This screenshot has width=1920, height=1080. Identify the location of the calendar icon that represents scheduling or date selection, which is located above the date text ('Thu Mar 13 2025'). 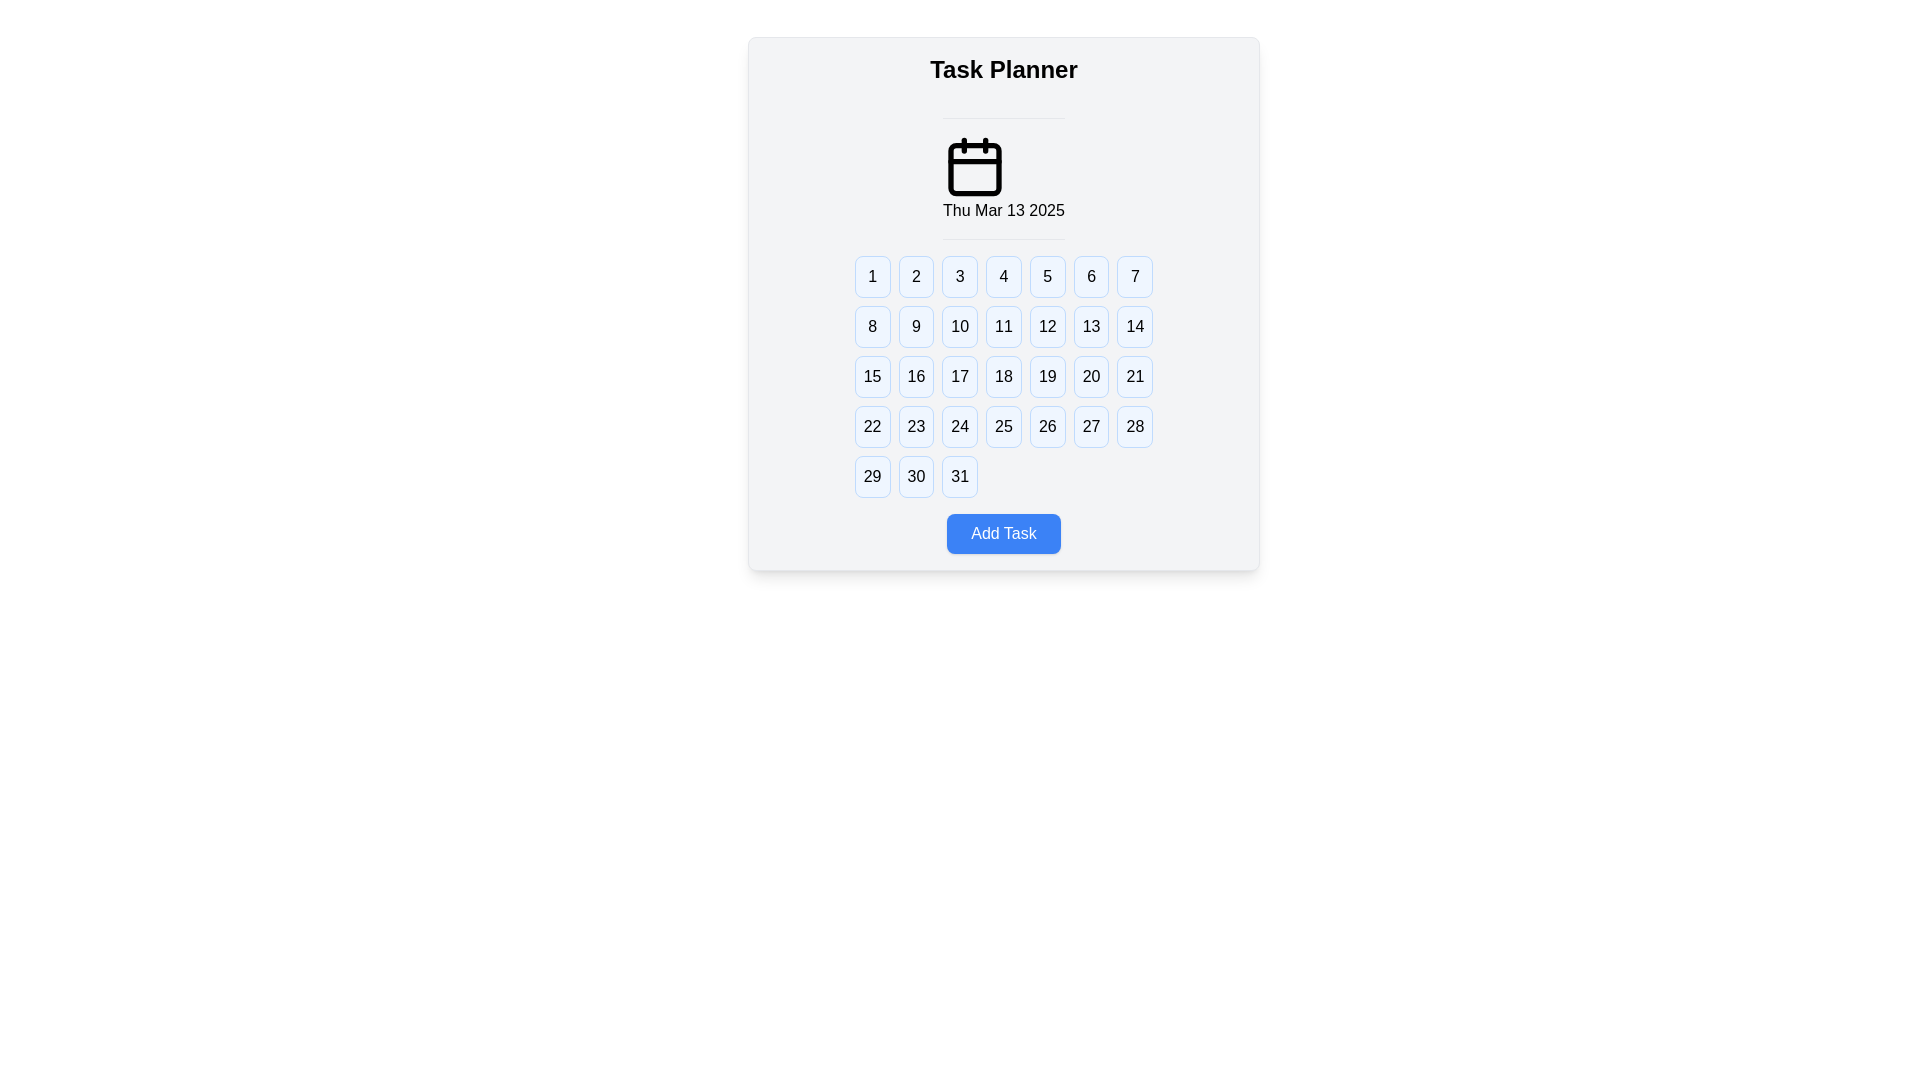
(974, 165).